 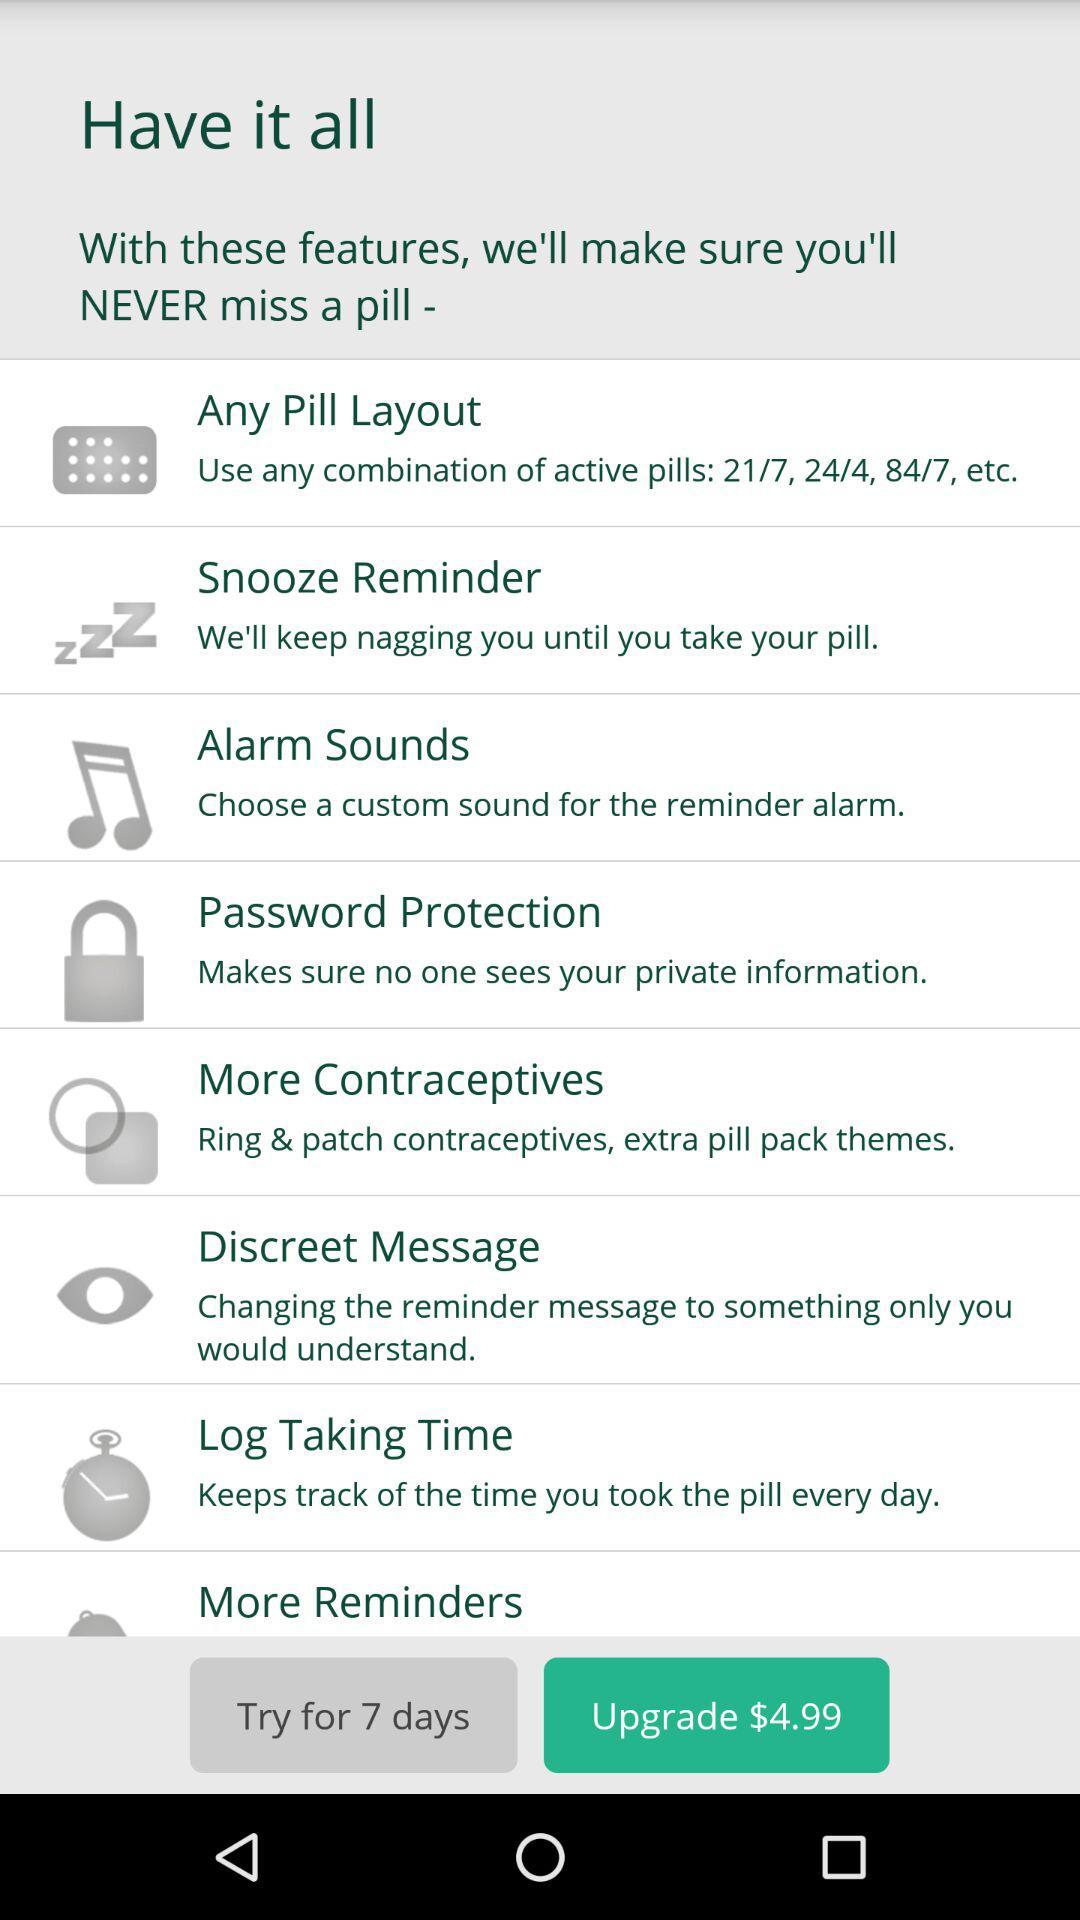 What do you see at coordinates (624, 1244) in the screenshot?
I see `the item above the changing the reminder` at bounding box center [624, 1244].